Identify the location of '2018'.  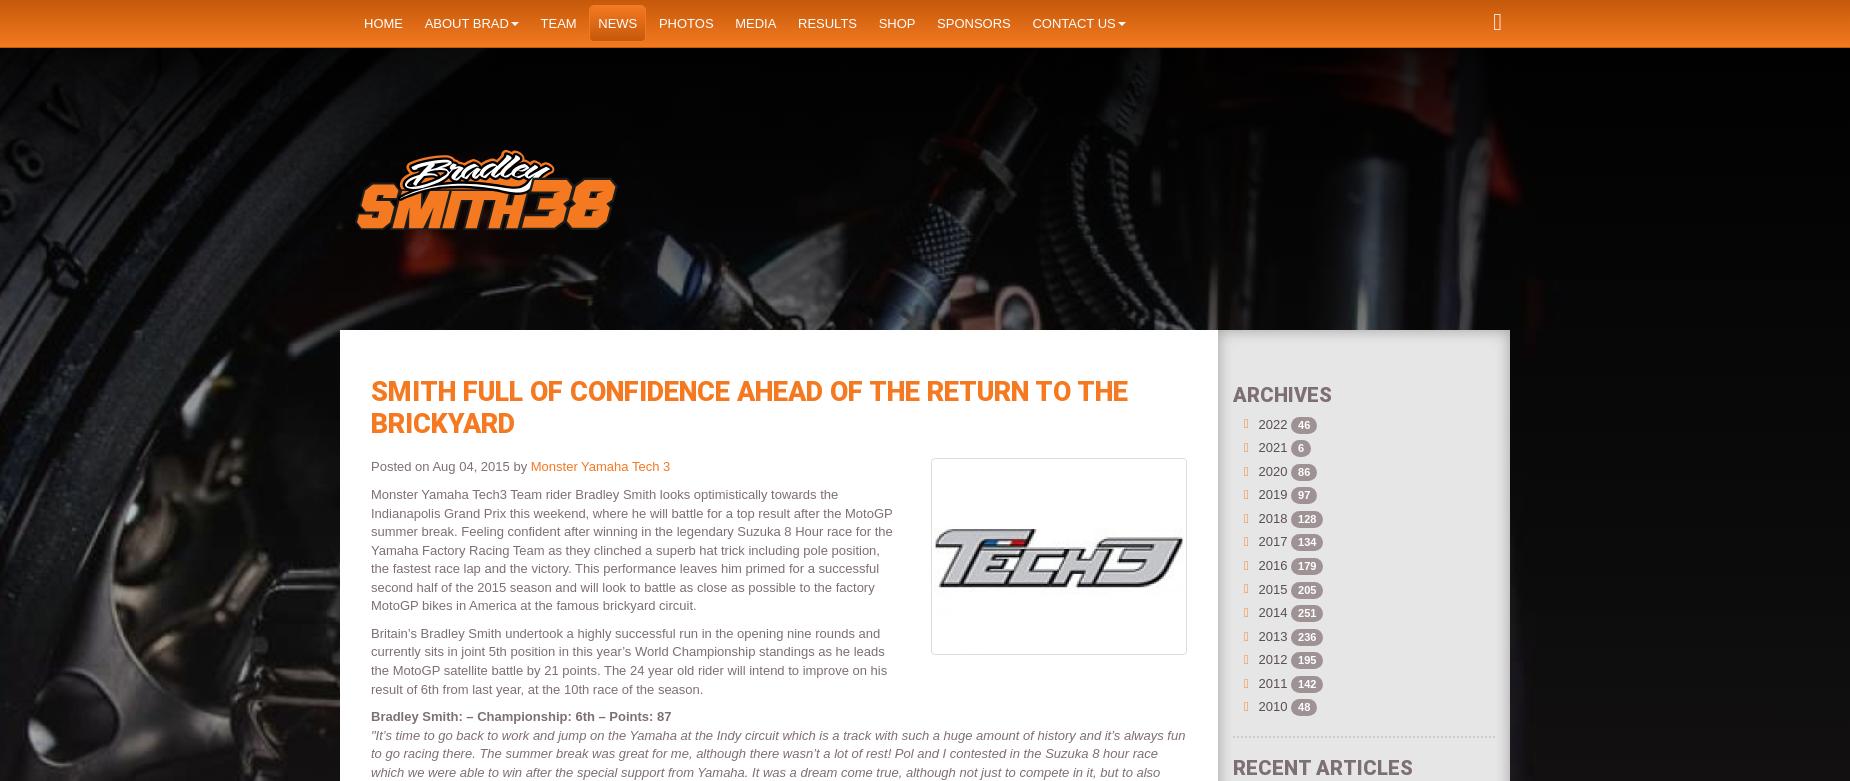
(1271, 516).